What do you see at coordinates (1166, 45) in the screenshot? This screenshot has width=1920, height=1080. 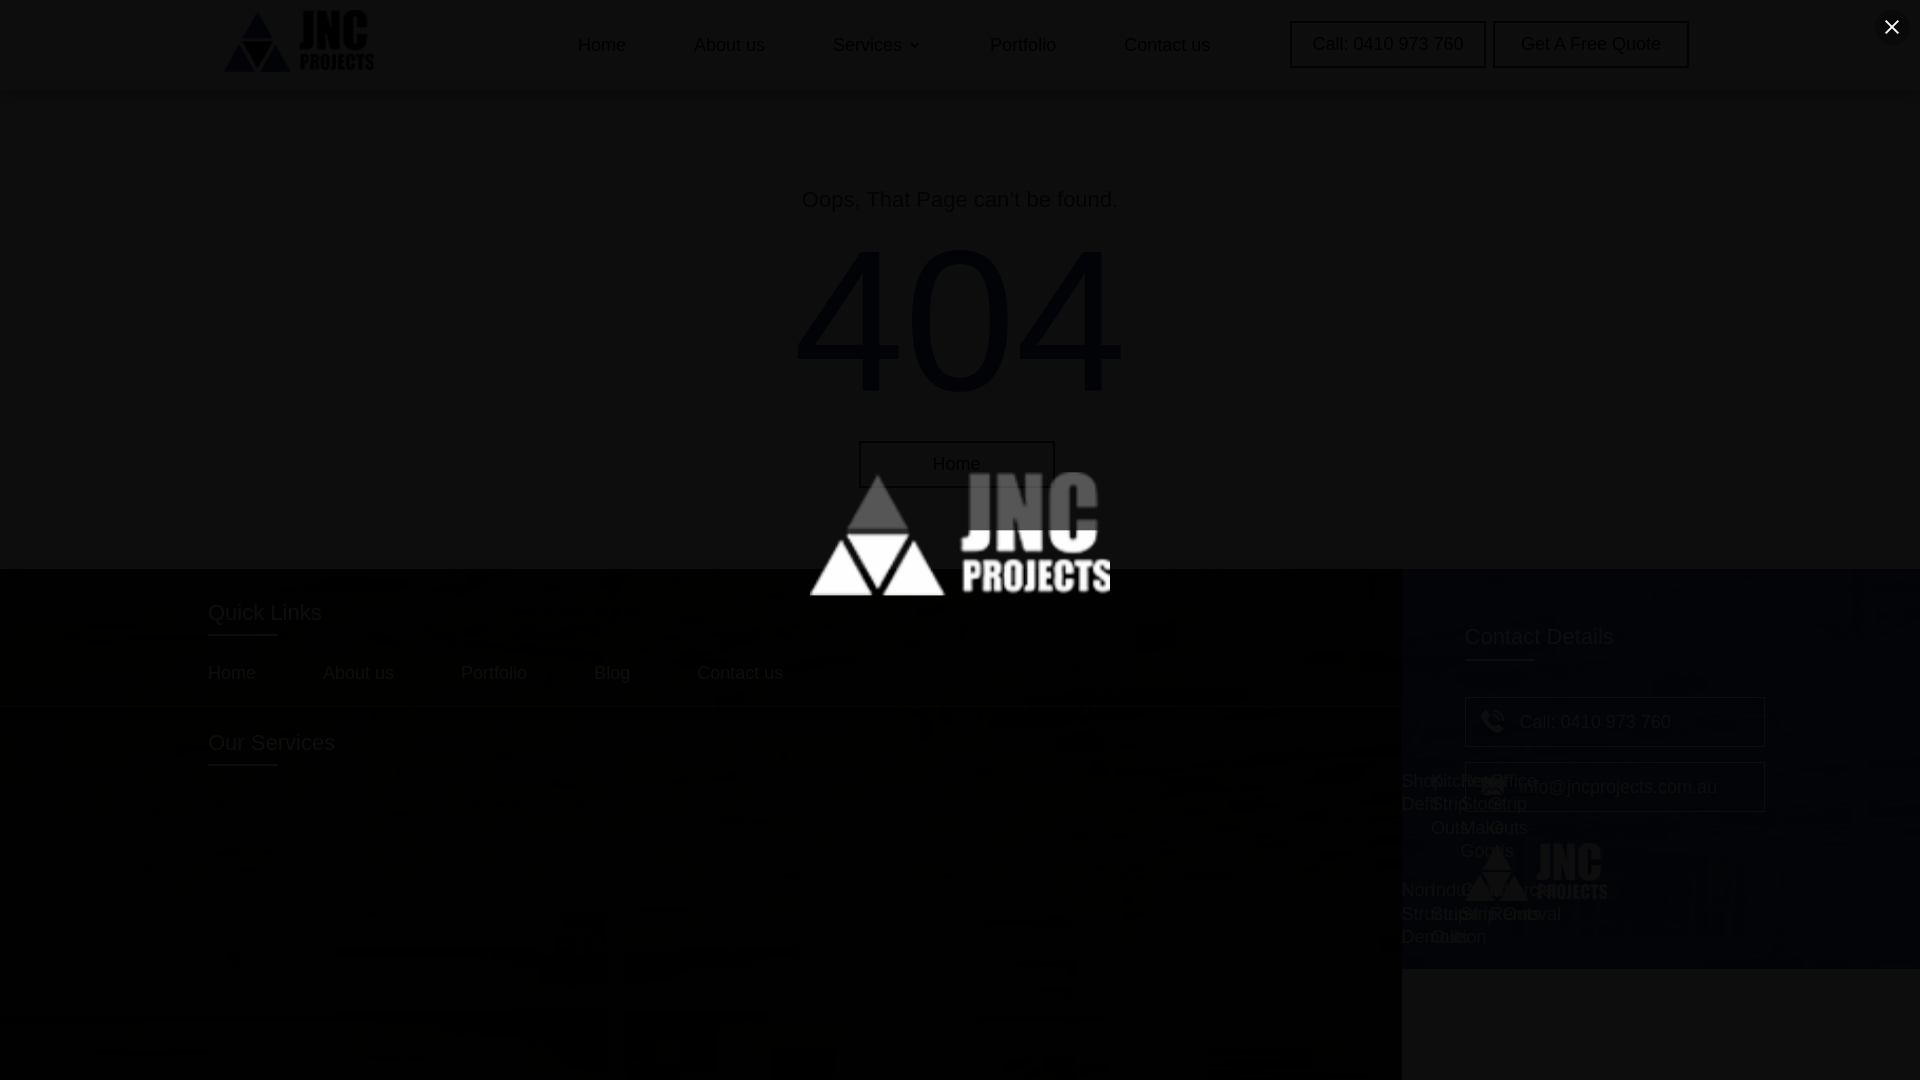 I see `'Contact us'` at bounding box center [1166, 45].